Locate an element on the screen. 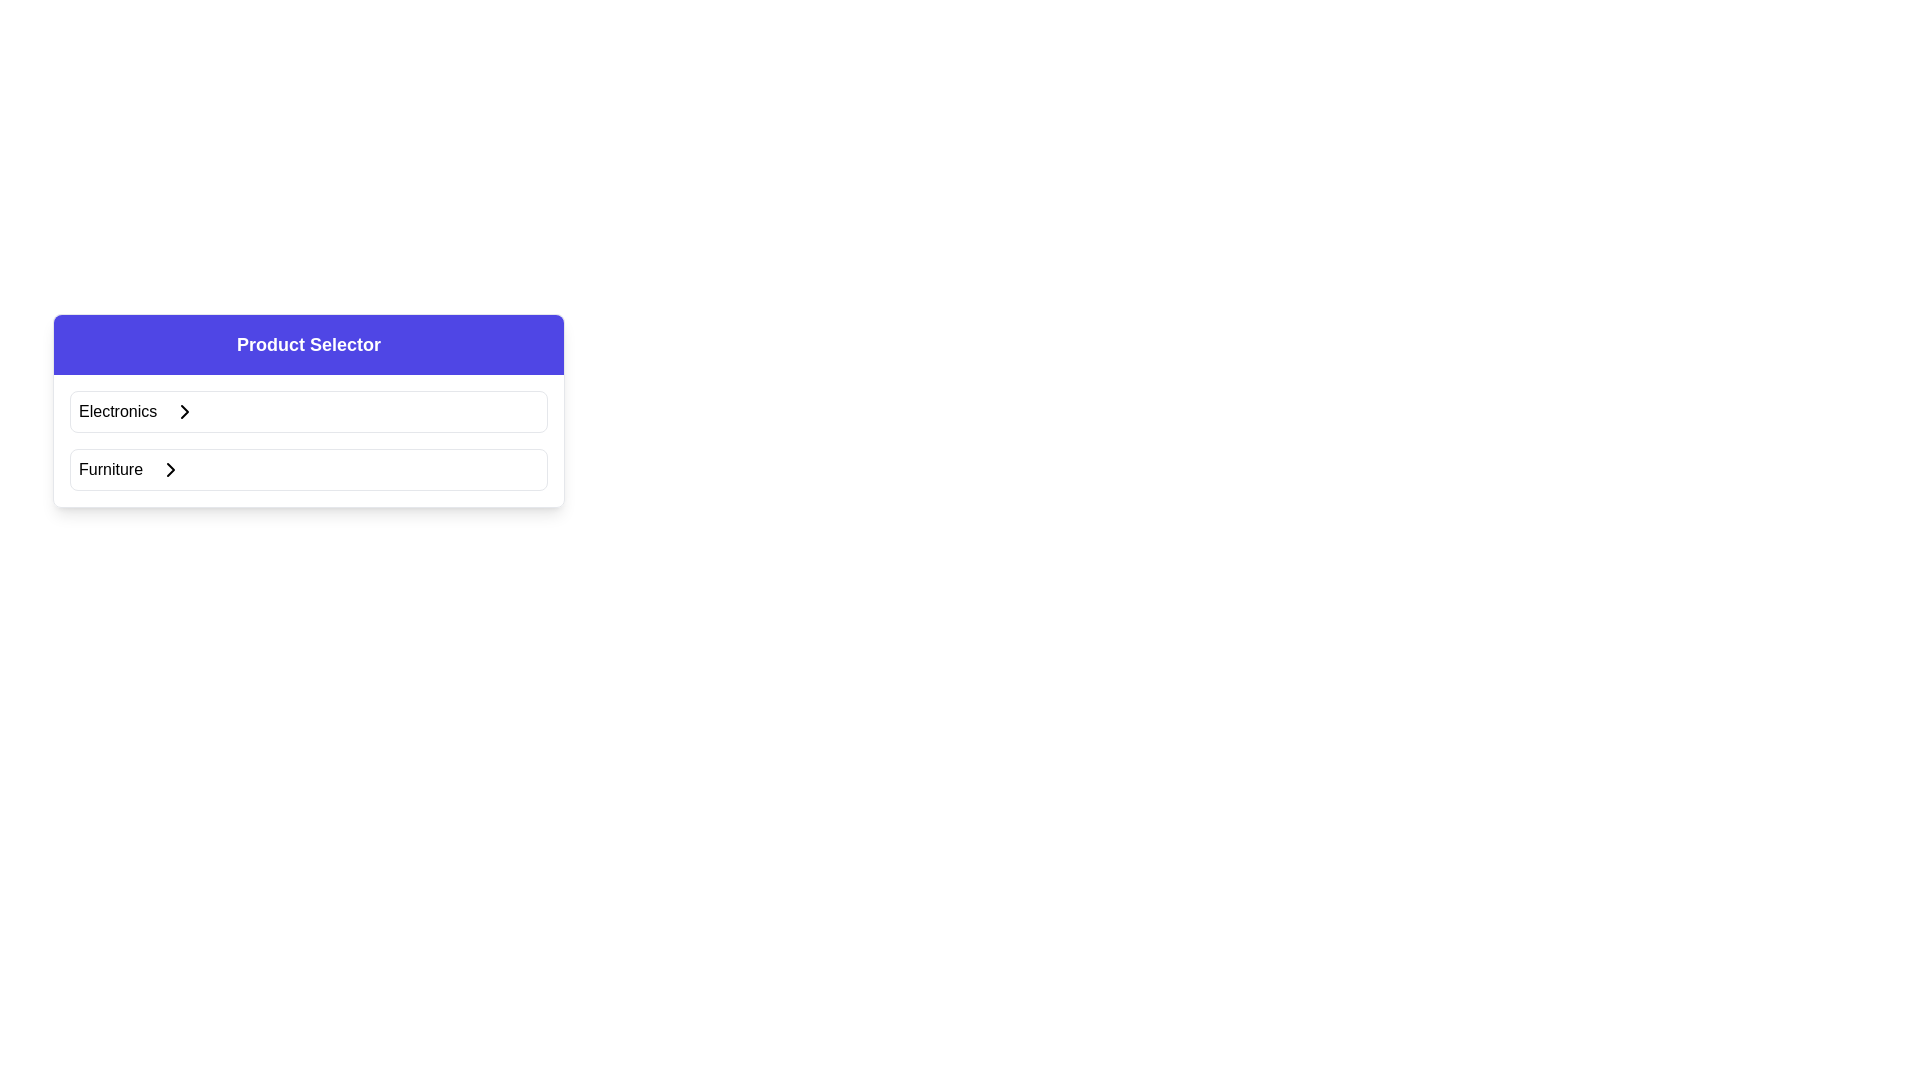 This screenshot has height=1080, width=1920. the text label displaying 'Furniture' is located at coordinates (109, 470).